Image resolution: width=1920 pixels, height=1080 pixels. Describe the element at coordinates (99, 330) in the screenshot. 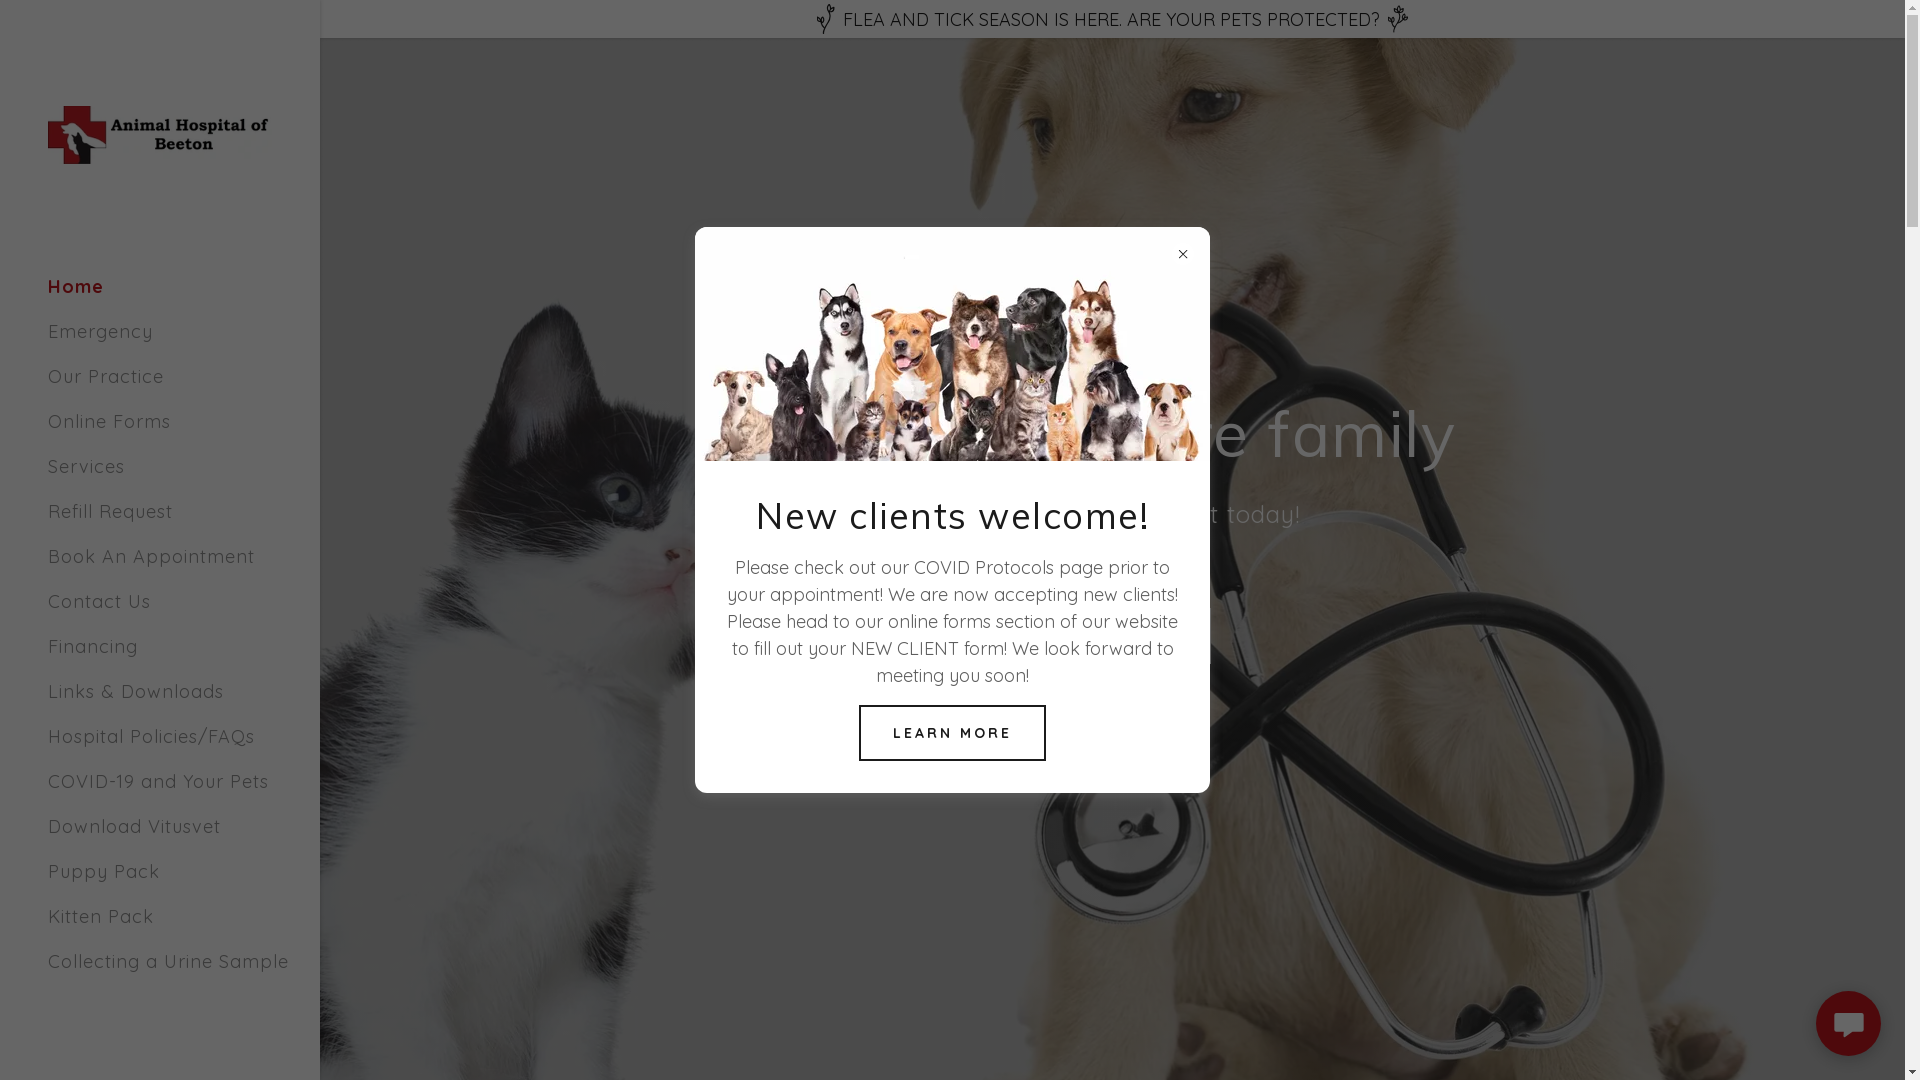

I see `'Emergency'` at that location.